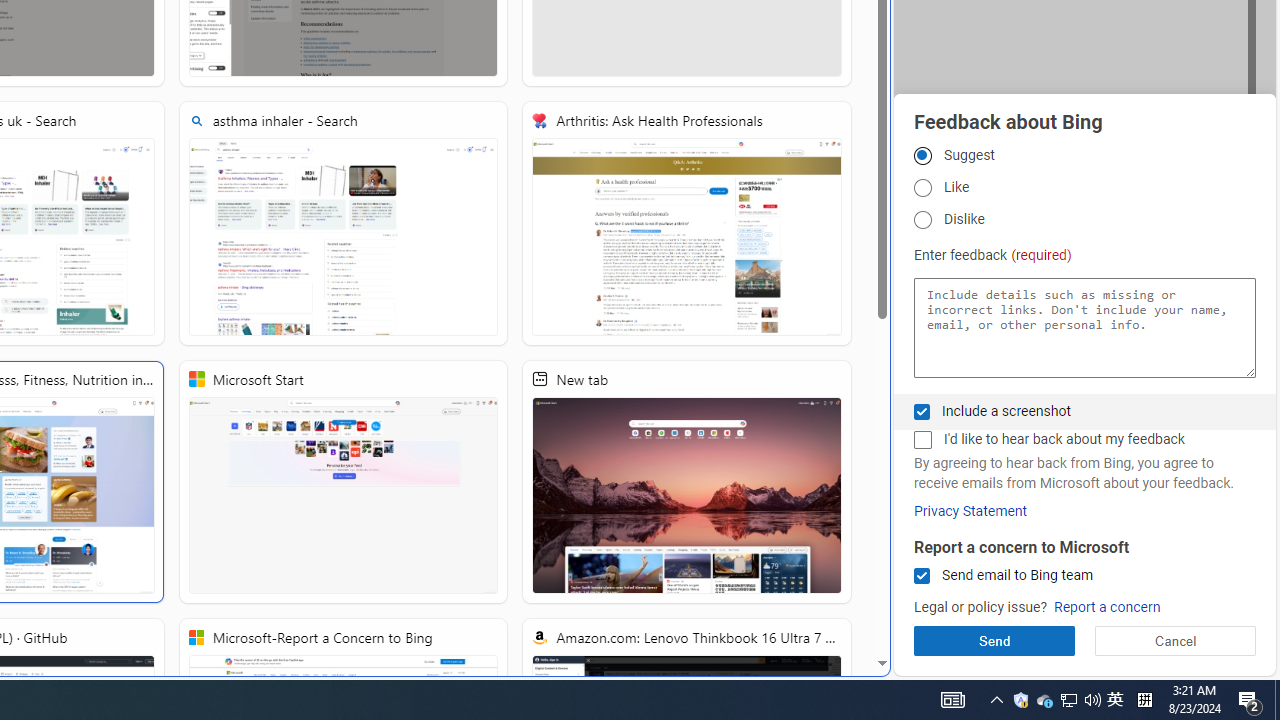 The height and width of the screenshot is (720, 1280). I want to click on 'asthma inhaler - Search', so click(343, 223).